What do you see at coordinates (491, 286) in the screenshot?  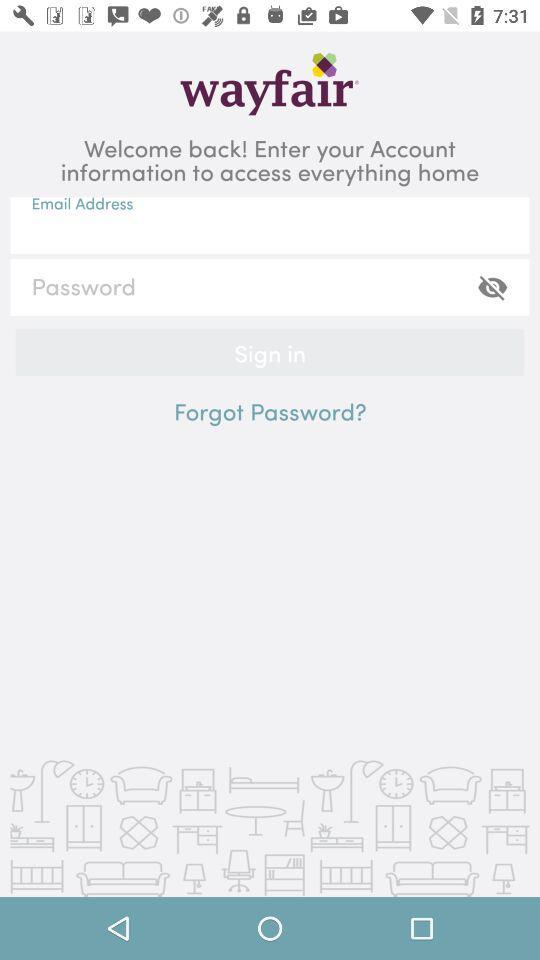 I see `the visibility icon` at bounding box center [491, 286].